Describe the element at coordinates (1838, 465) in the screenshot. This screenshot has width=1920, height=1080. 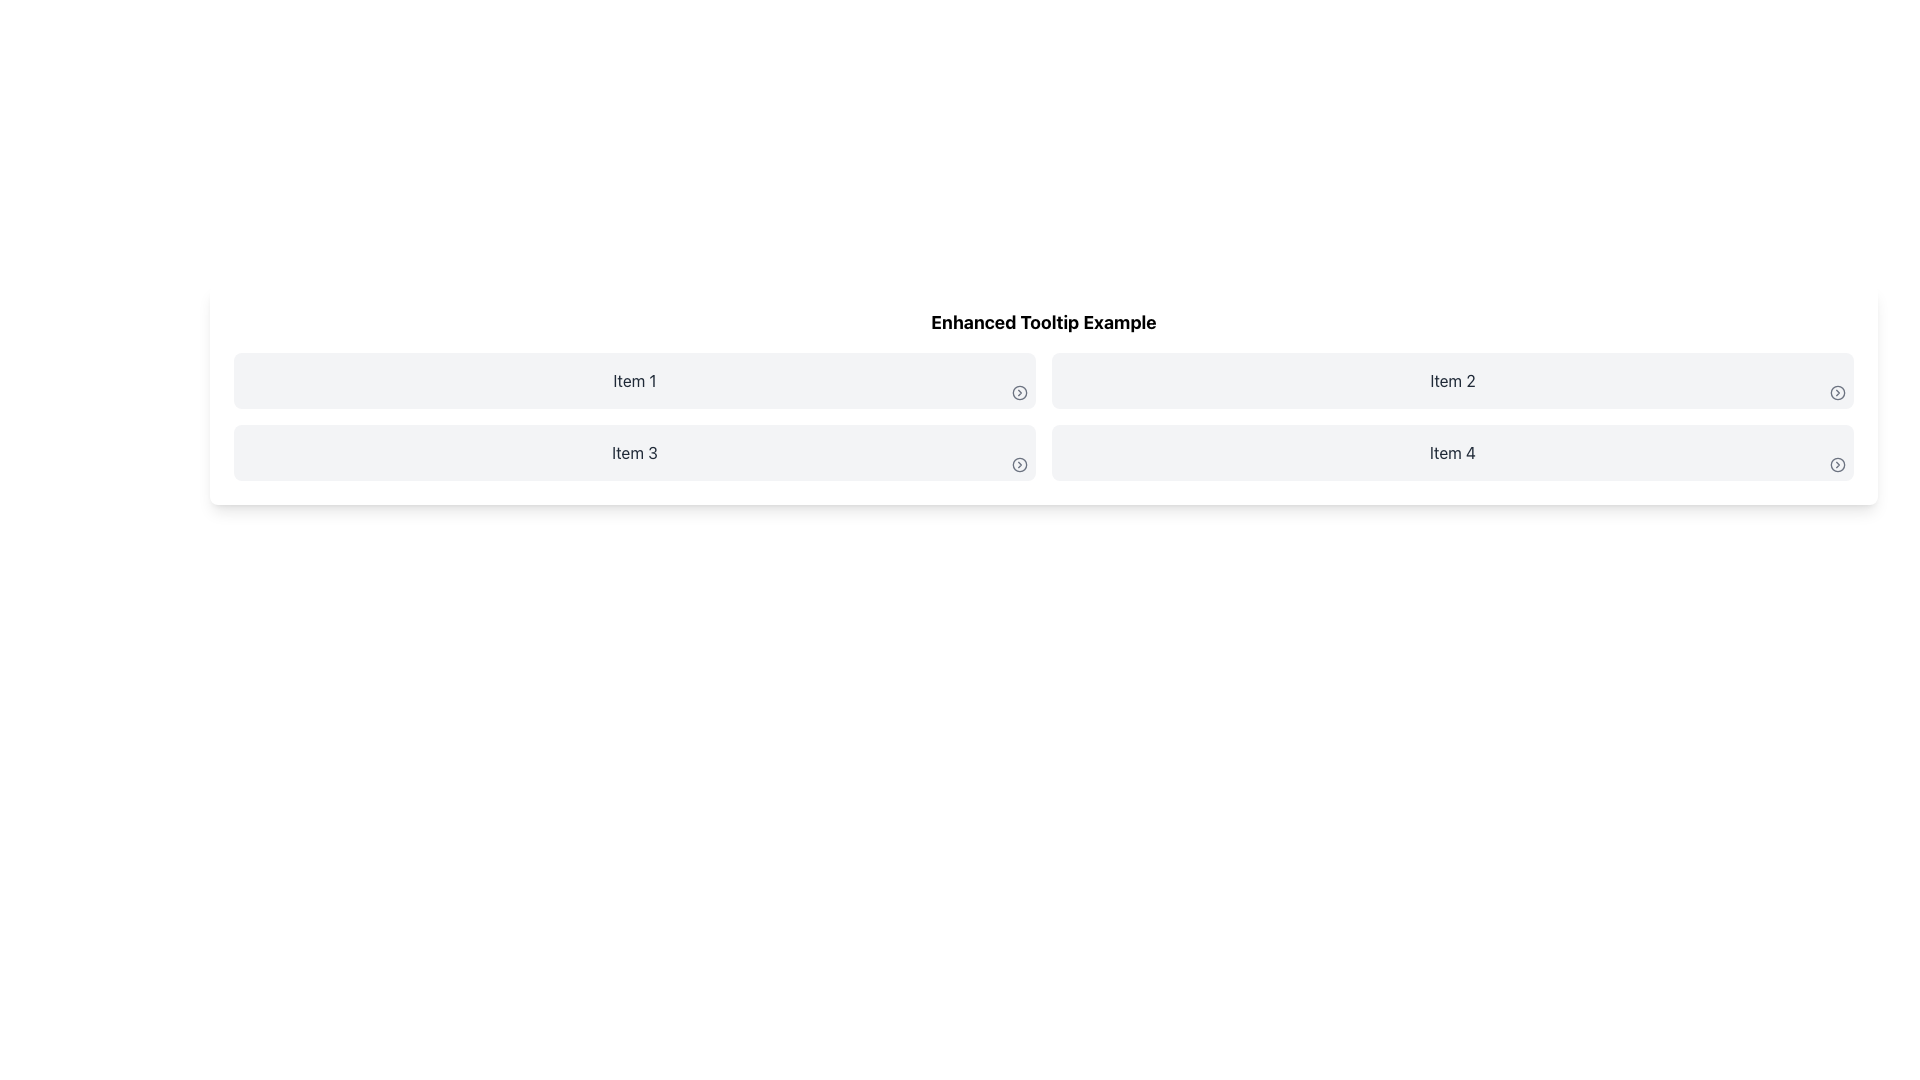
I see `the decorative Circle graphic within the SVG component of 'Item 4', which indicates interactive functionality for navigation or expansion` at that location.